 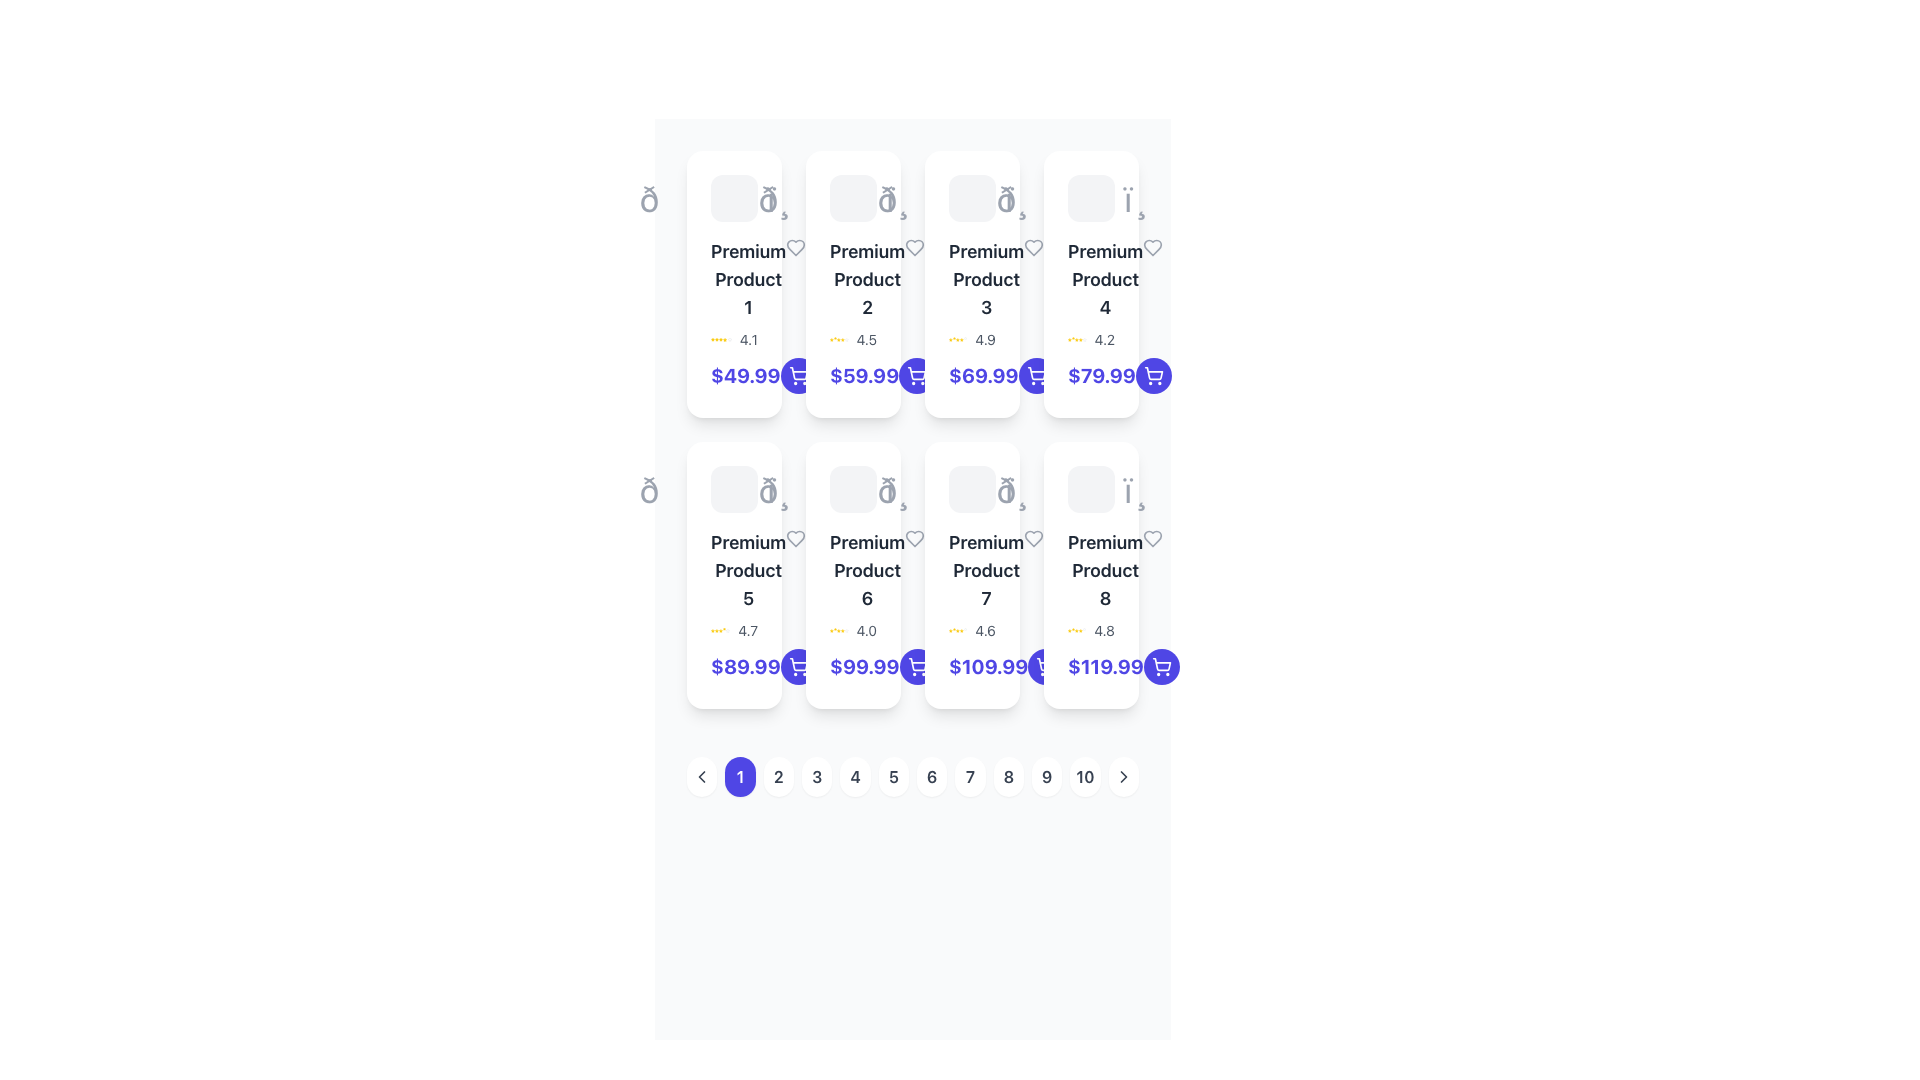 I want to click on central basket structure of the shopping cart icon located in the bottom-right area adjacent to the pricing section of 'Premium Product 8', so click(x=1045, y=664).